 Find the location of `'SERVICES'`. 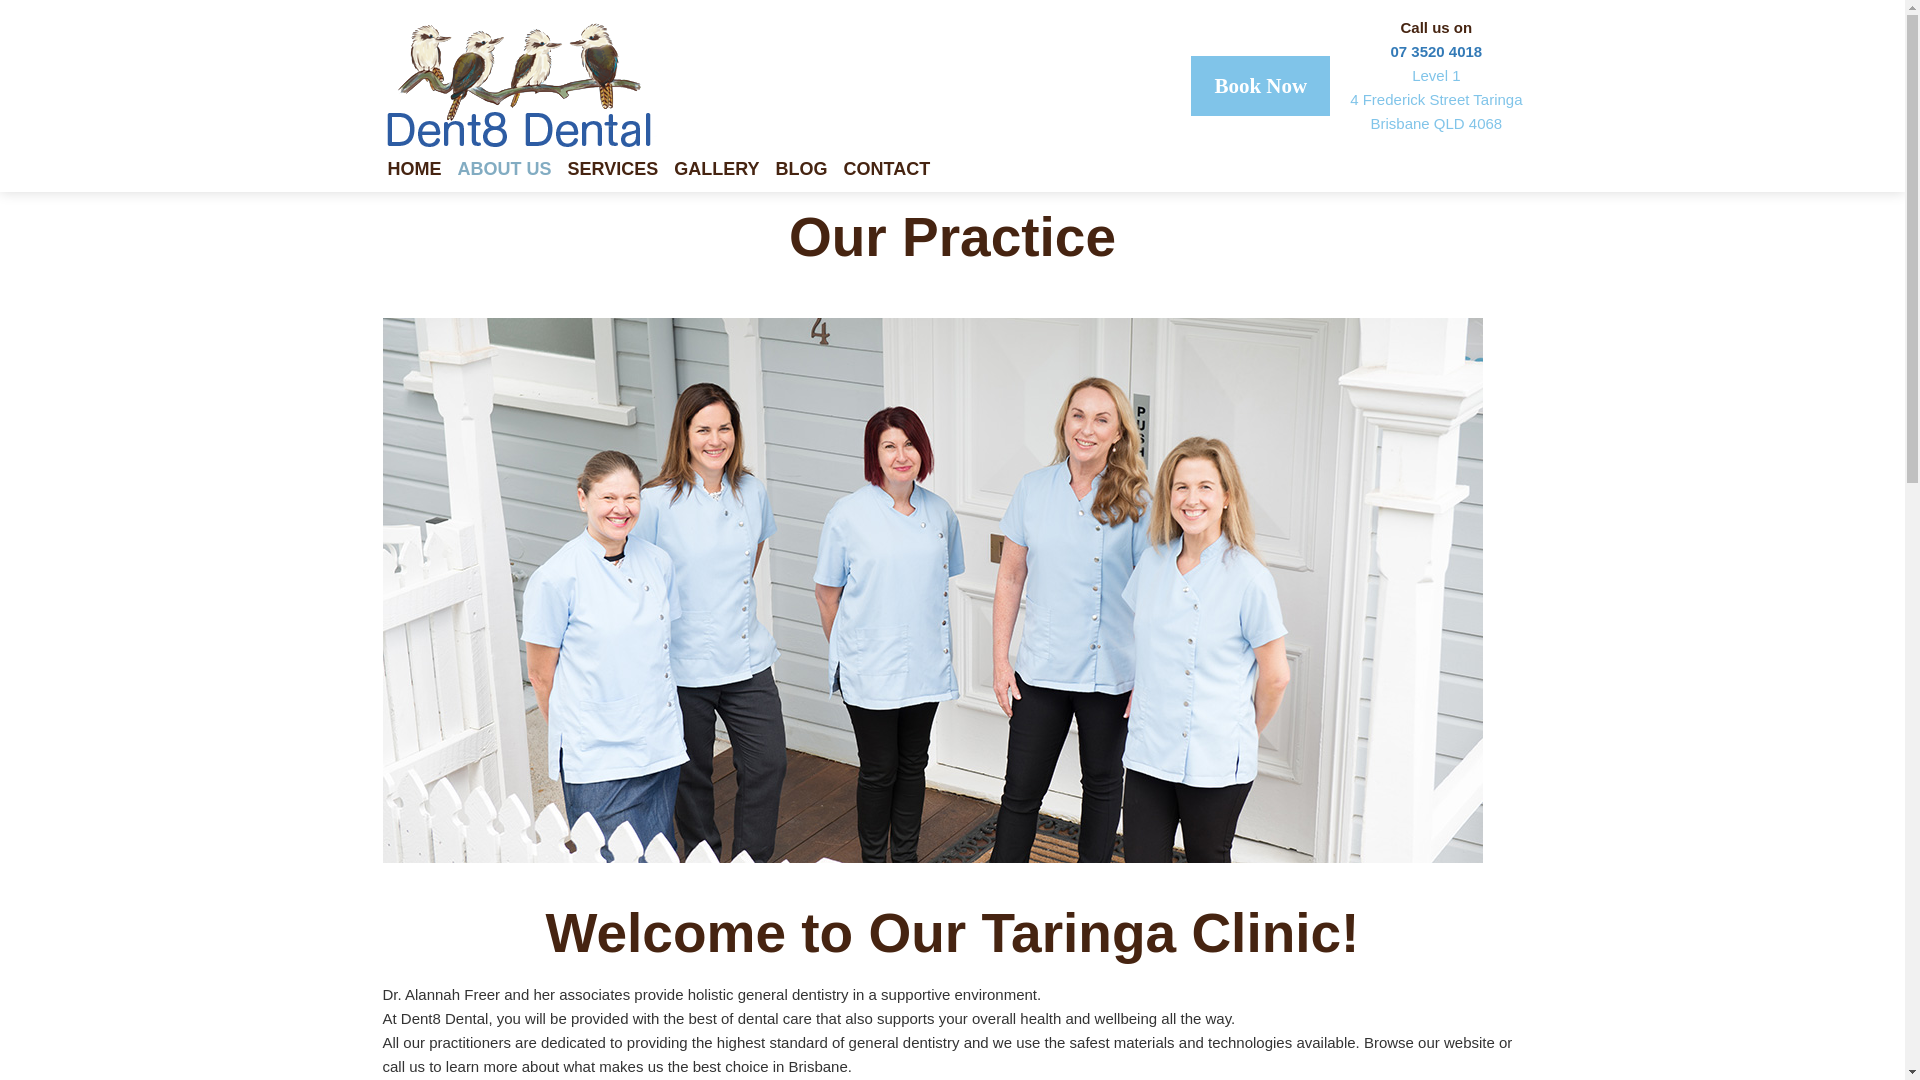

'SERVICES' is located at coordinates (620, 172).